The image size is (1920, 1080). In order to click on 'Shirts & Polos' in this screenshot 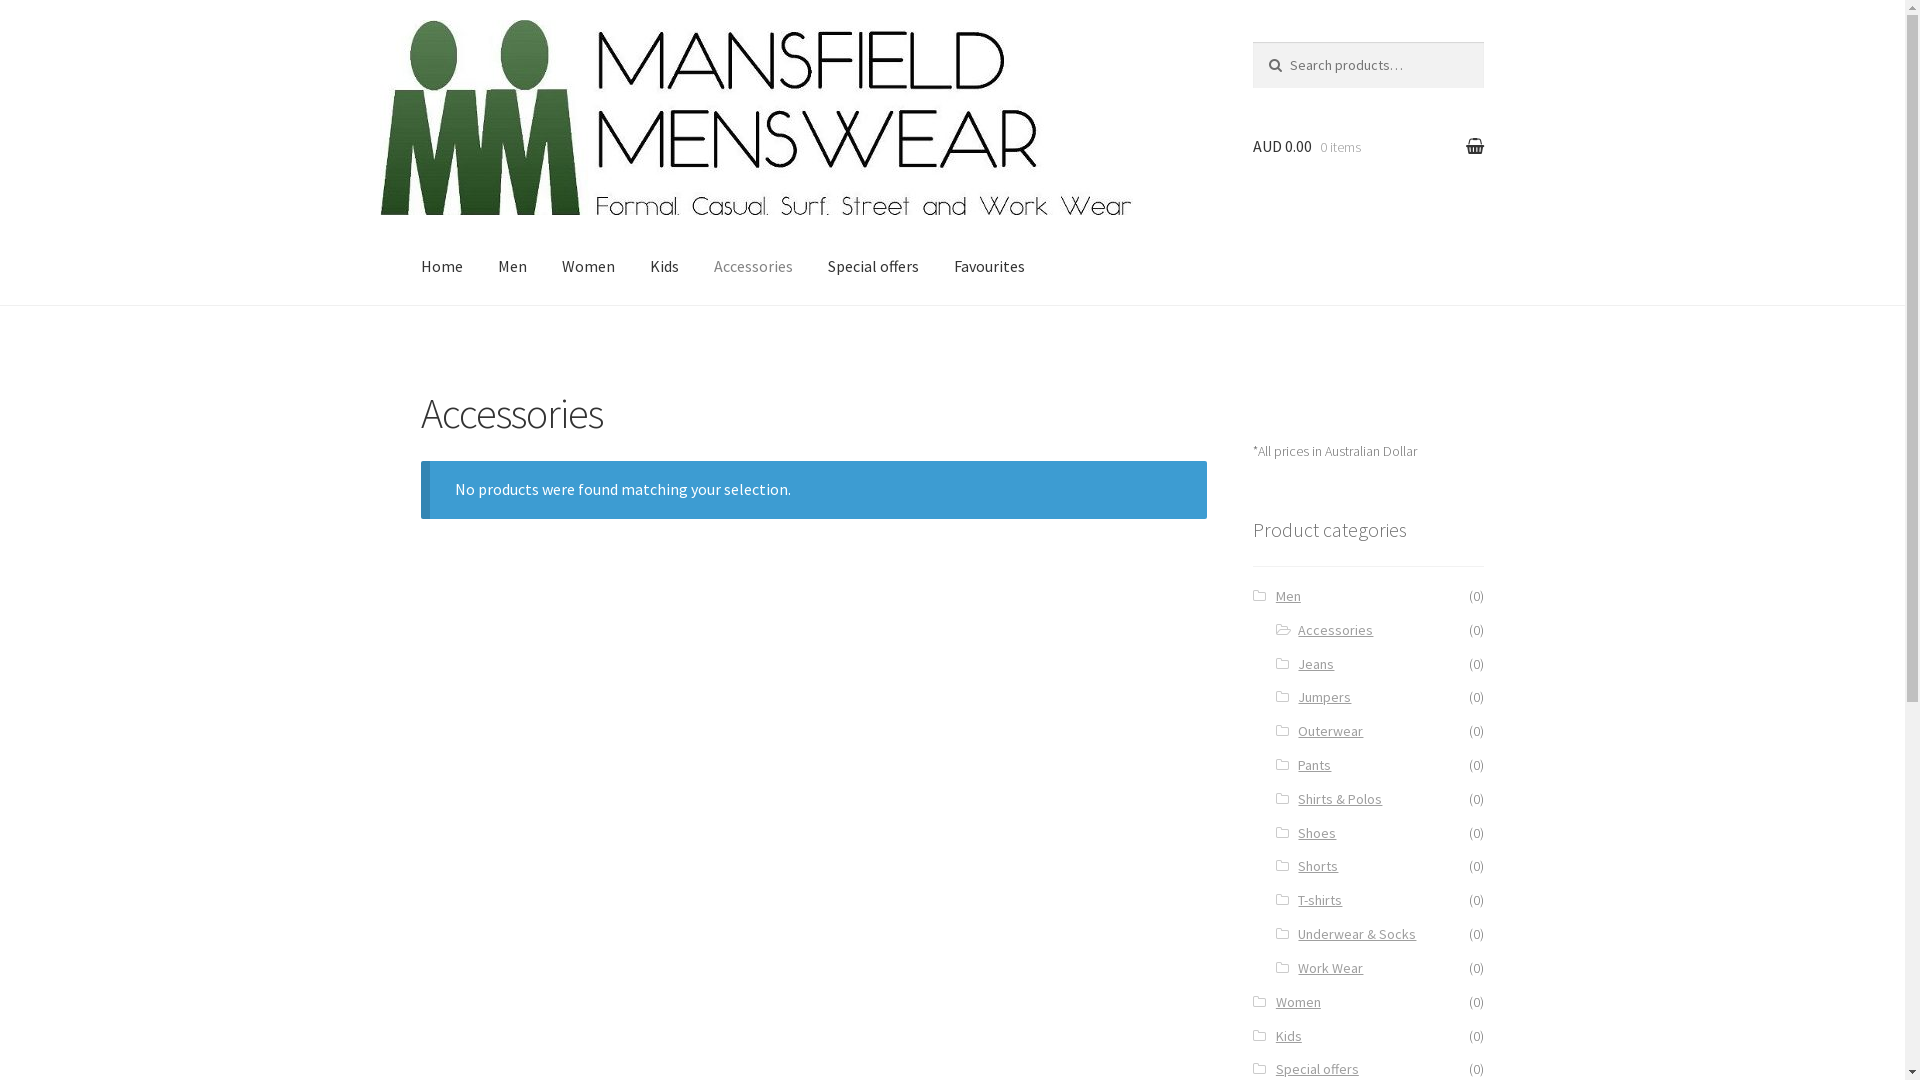, I will do `click(1339, 797)`.